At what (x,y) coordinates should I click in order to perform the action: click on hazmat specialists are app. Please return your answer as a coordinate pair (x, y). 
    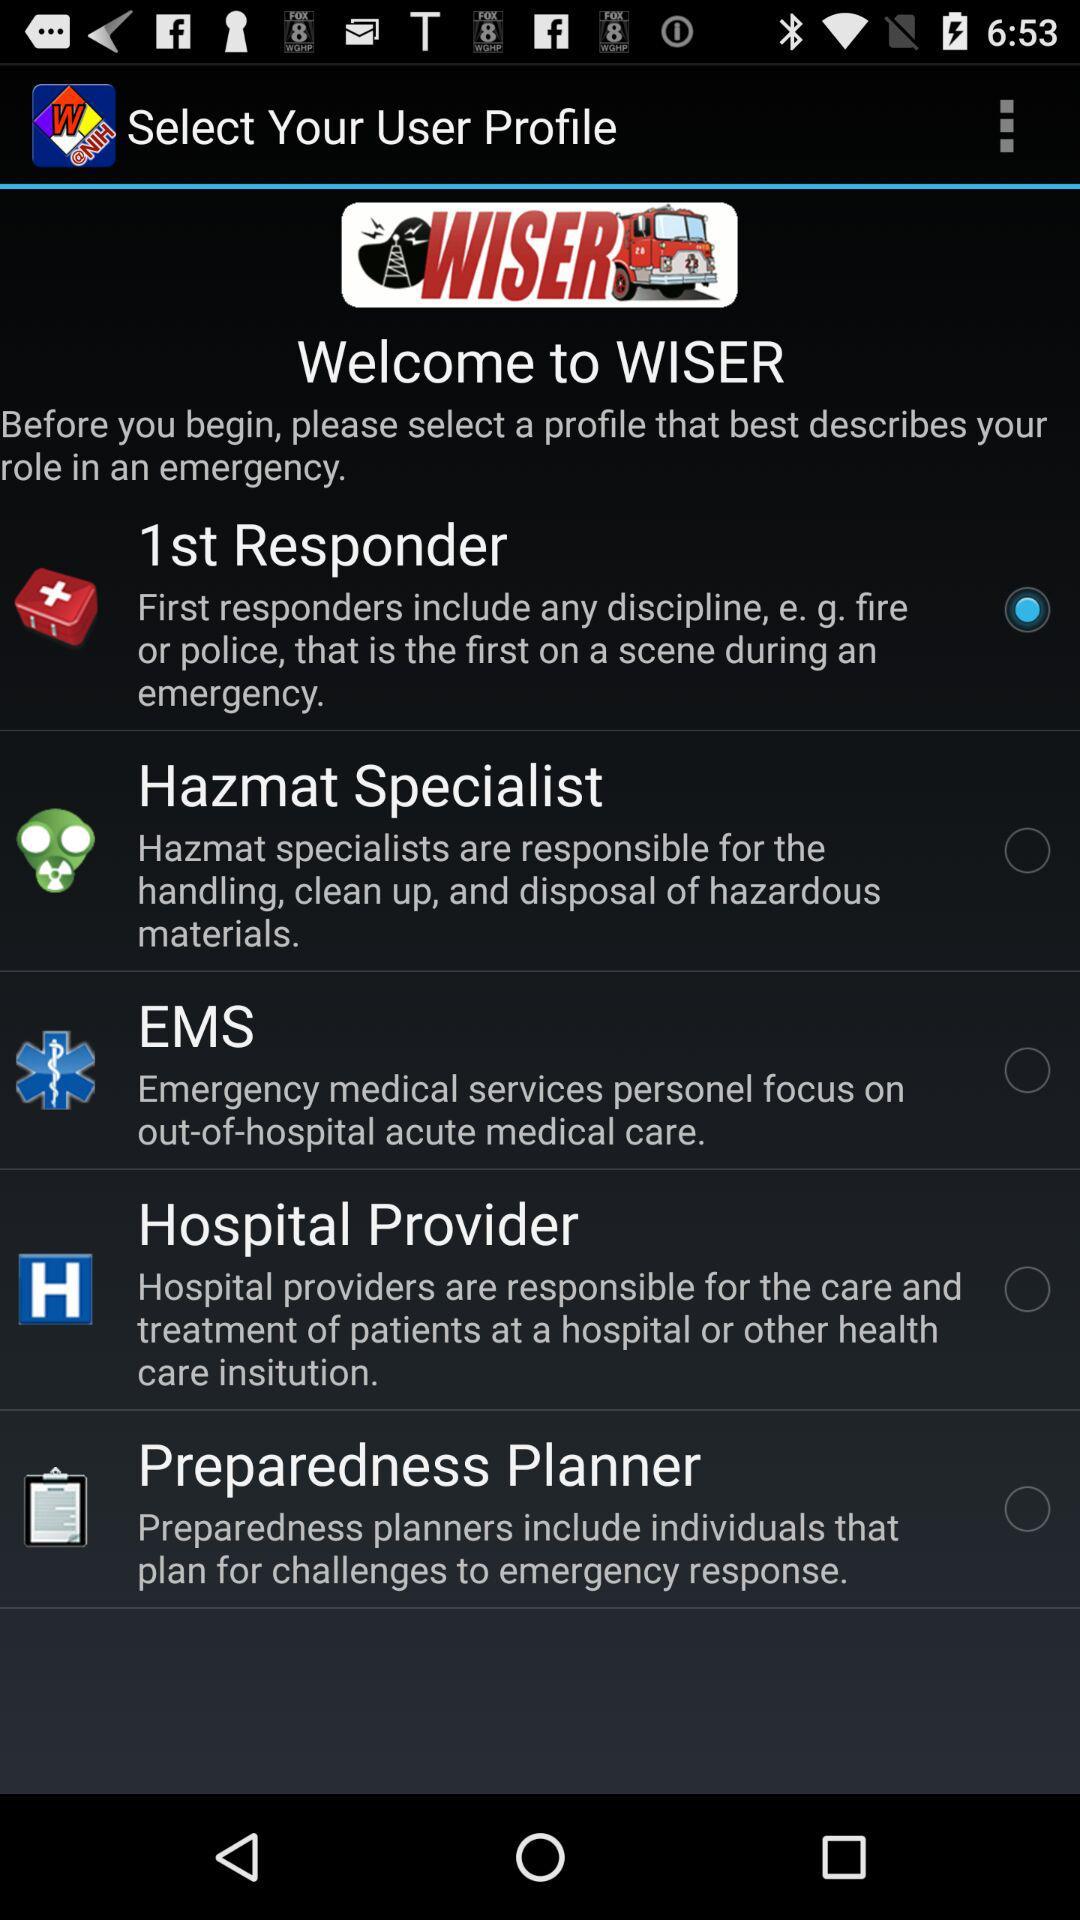
    Looking at the image, I should click on (554, 888).